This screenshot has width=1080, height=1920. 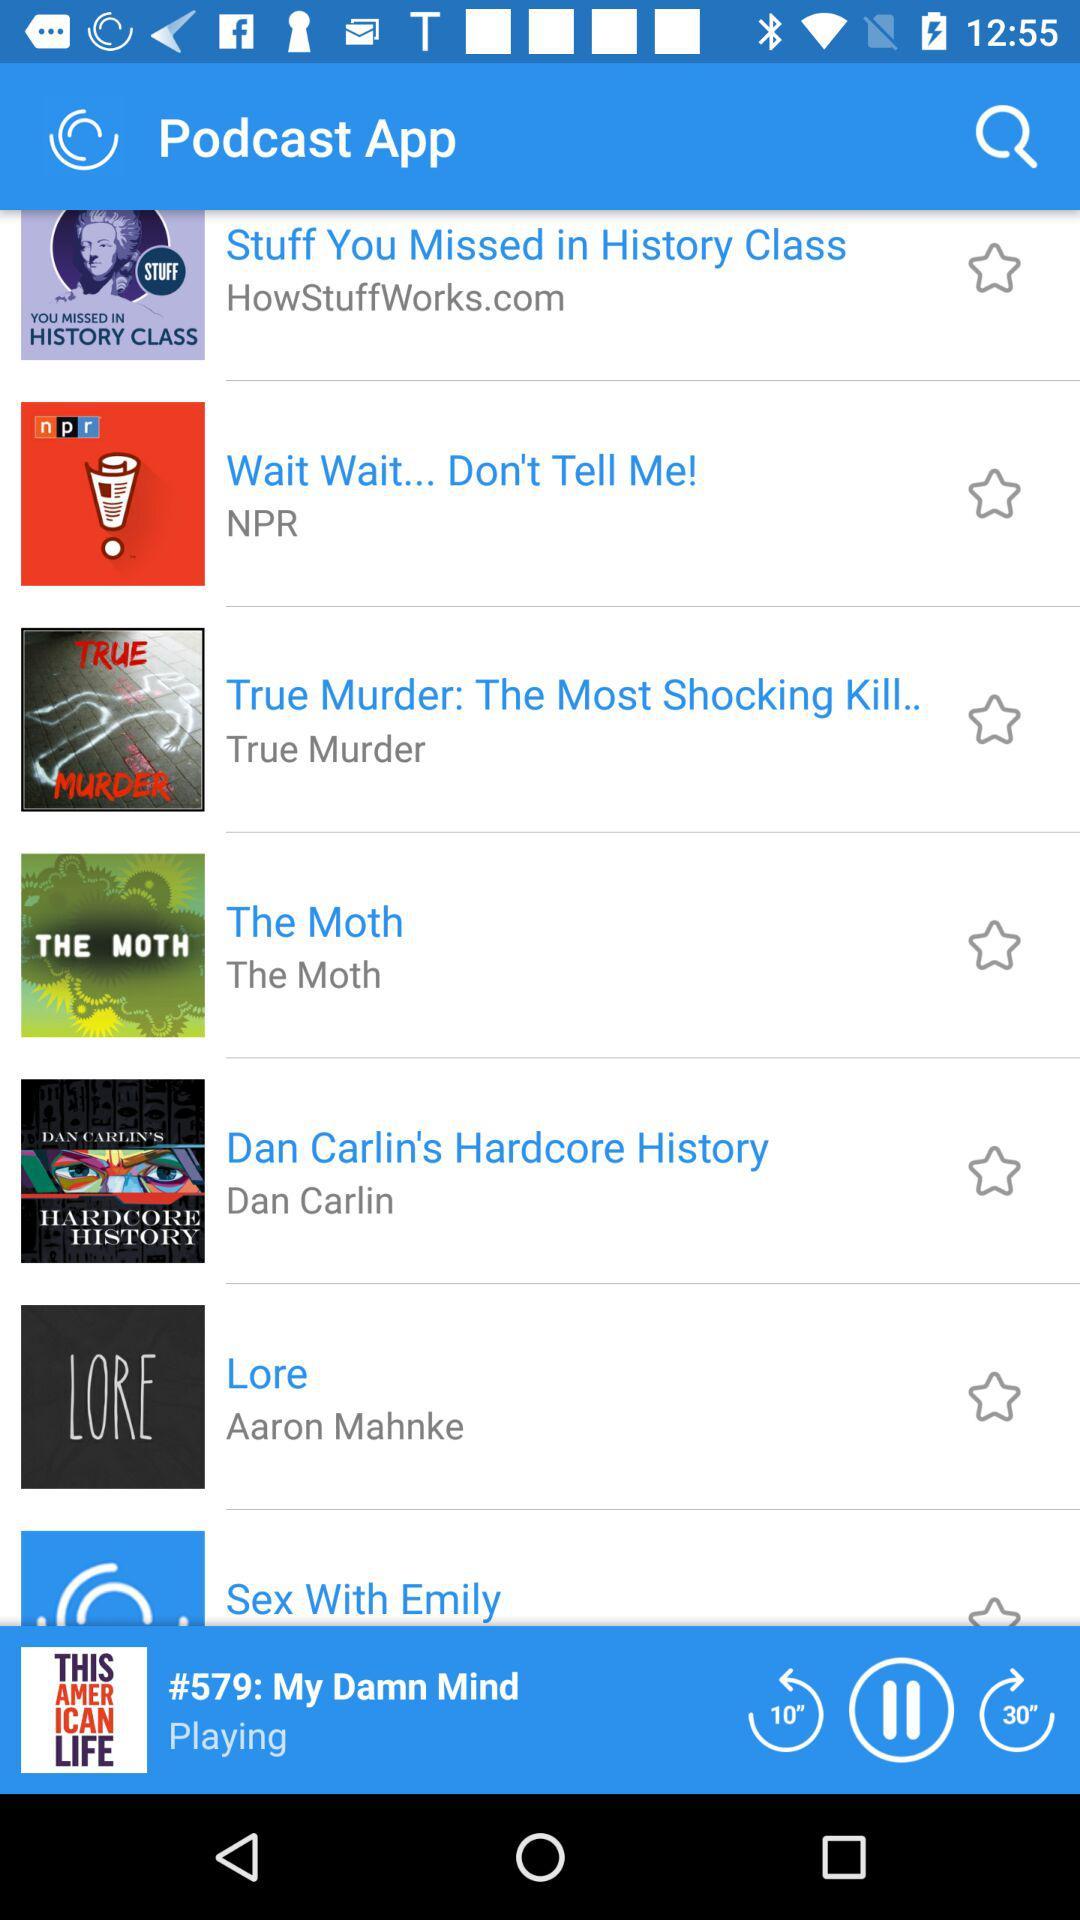 I want to click on image, so click(x=994, y=1395).